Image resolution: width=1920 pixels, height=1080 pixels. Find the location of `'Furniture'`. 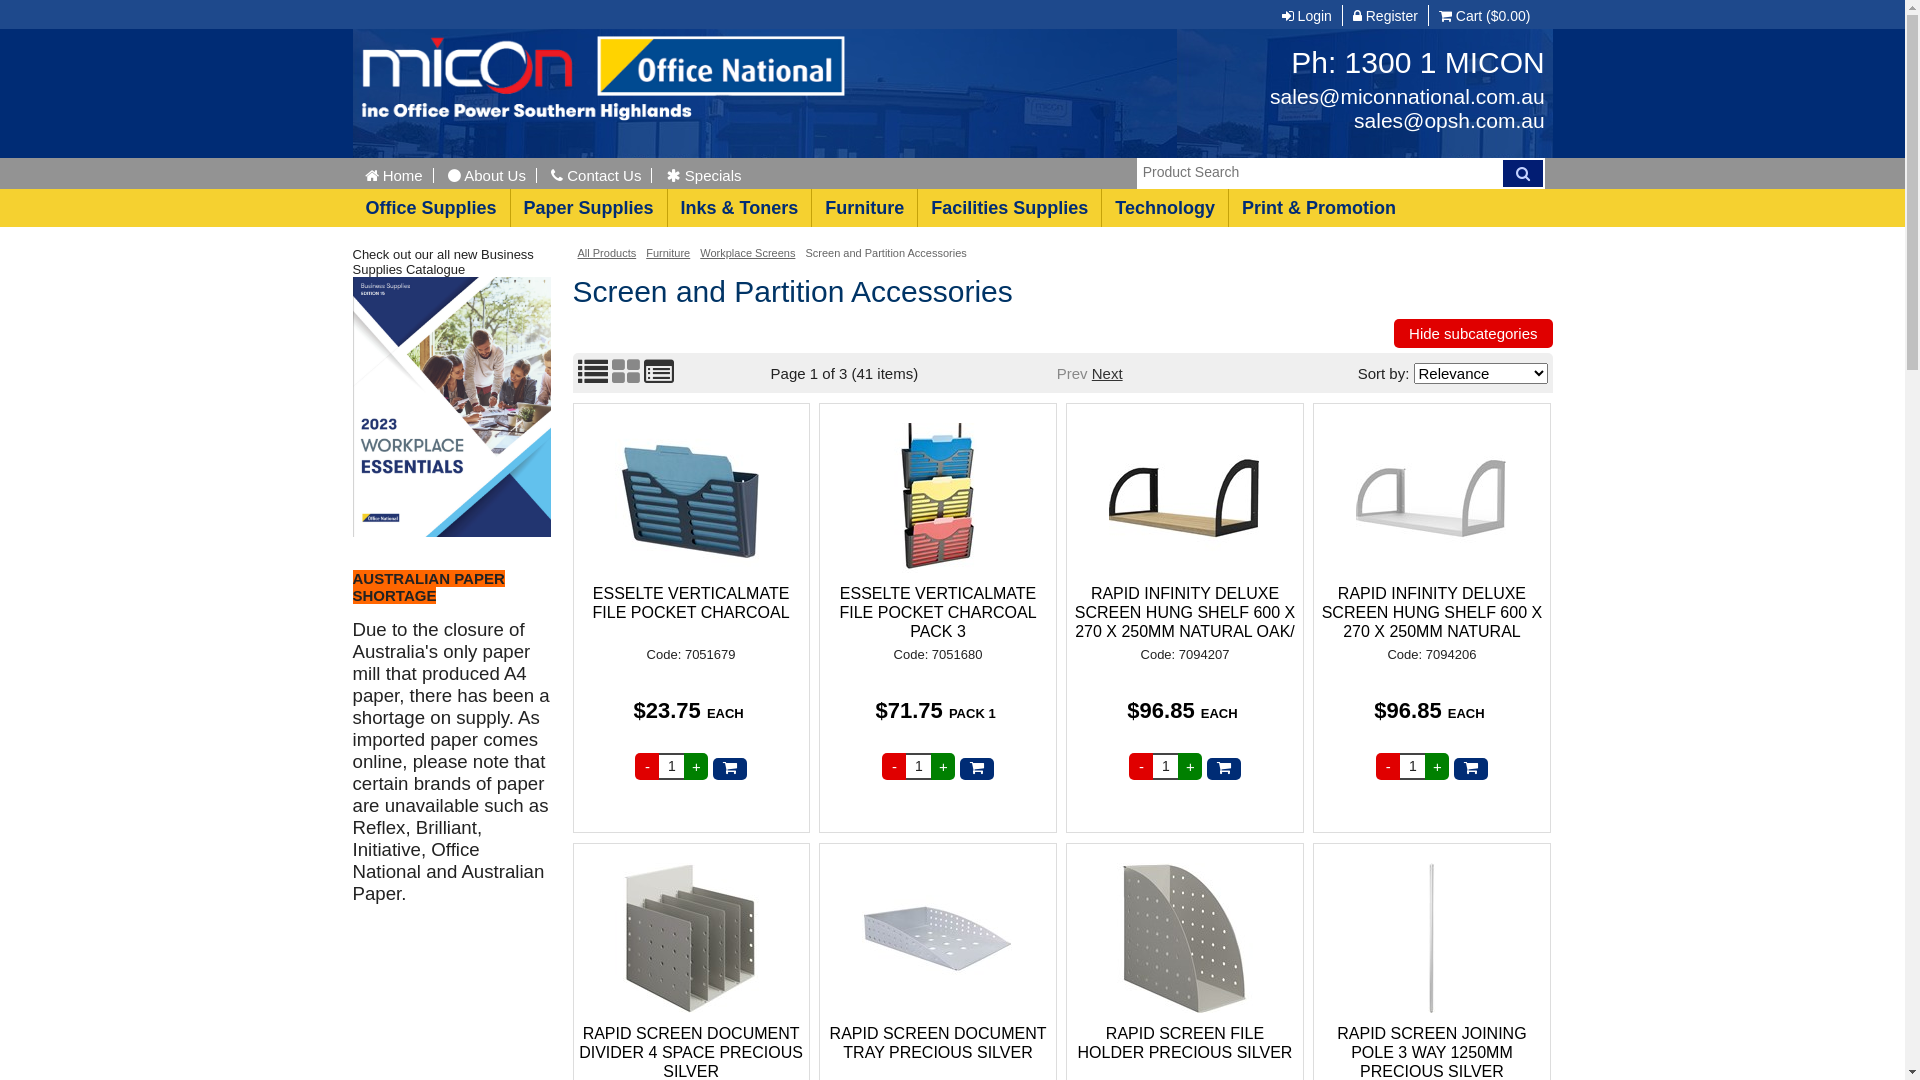

'Furniture' is located at coordinates (667, 252).